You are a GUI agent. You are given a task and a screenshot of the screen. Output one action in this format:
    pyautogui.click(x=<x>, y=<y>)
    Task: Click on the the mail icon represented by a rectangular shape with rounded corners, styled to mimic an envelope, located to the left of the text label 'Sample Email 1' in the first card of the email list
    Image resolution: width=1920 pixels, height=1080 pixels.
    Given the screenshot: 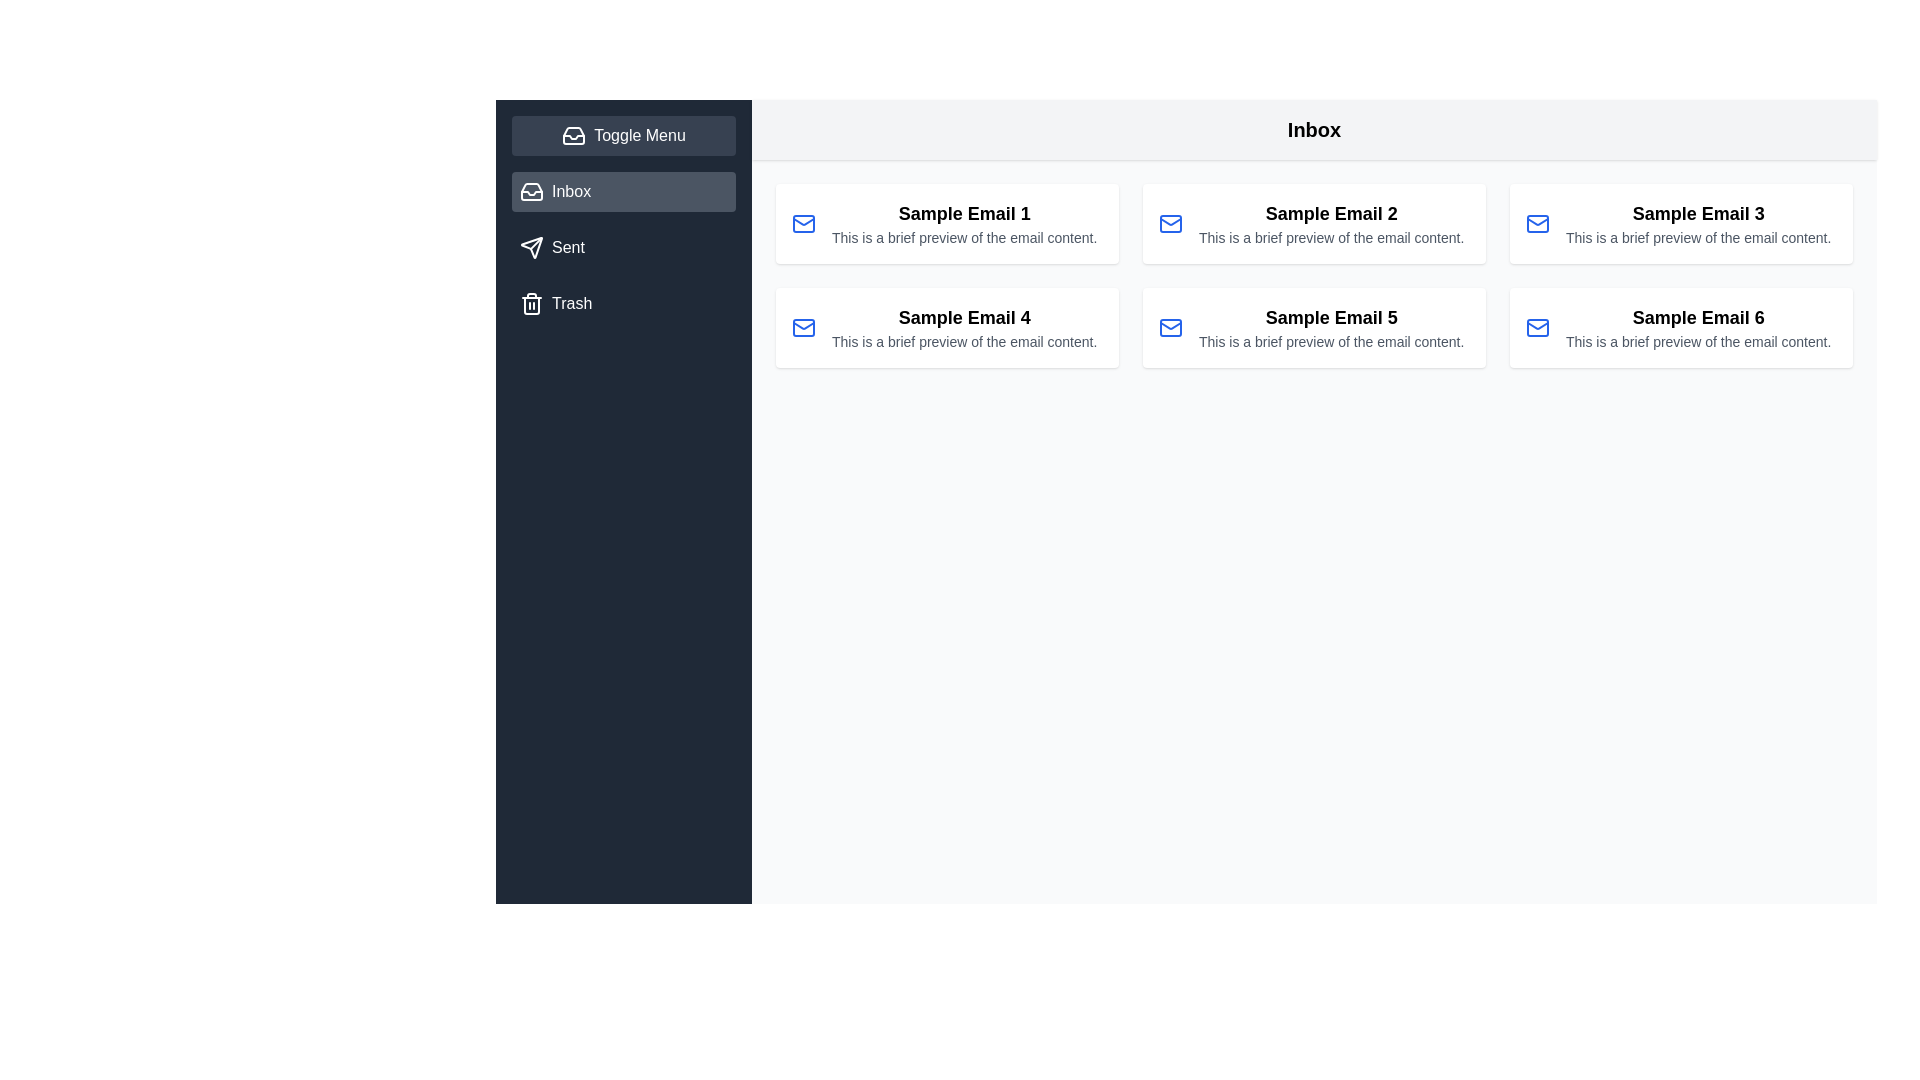 What is the action you would take?
    pyautogui.click(x=804, y=223)
    